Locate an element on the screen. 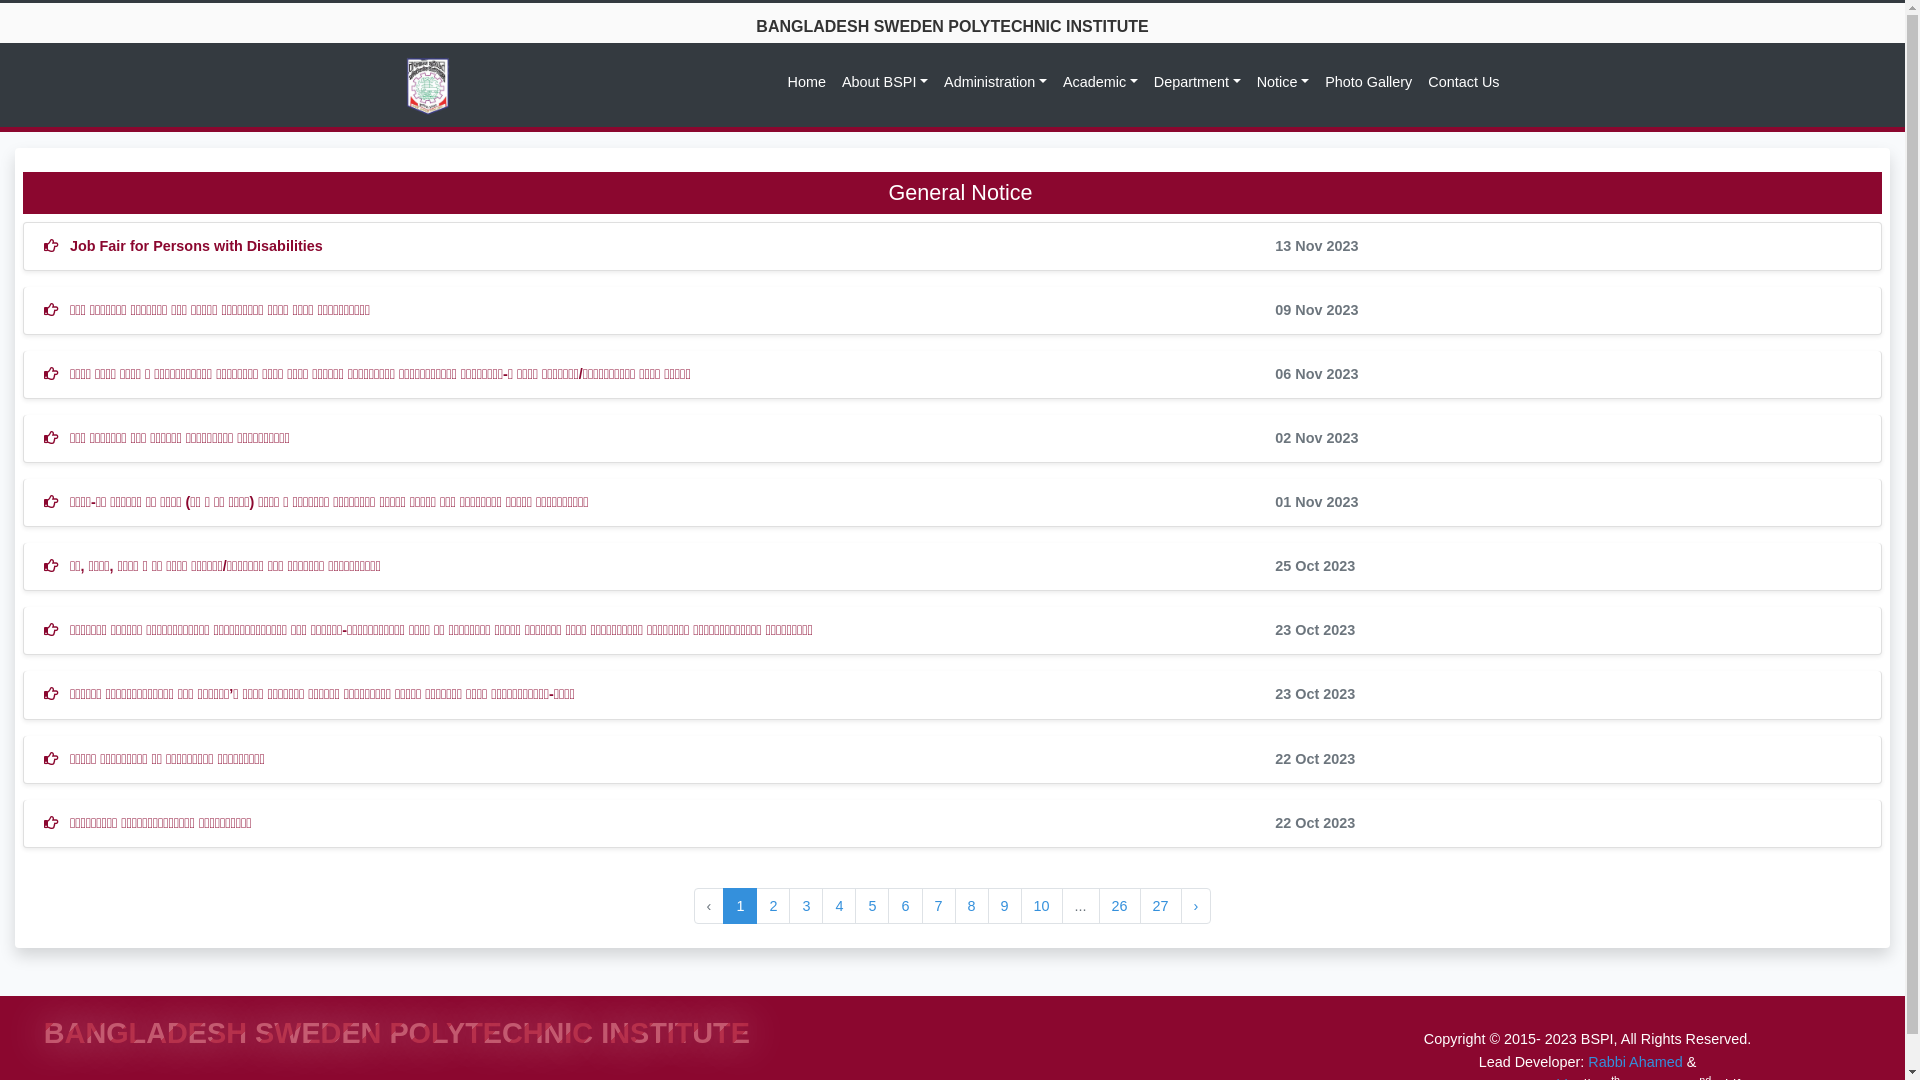 Image resolution: width=1920 pixels, height=1080 pixels. 'Contact Us' is located at coordinates (1419, 81).